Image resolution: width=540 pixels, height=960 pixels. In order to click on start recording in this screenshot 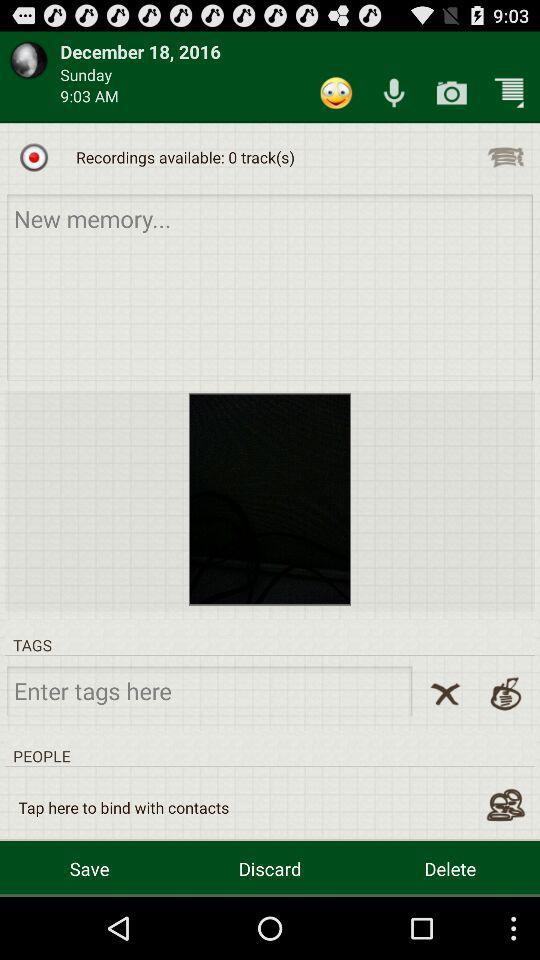, I will do `click(33, 156)`.